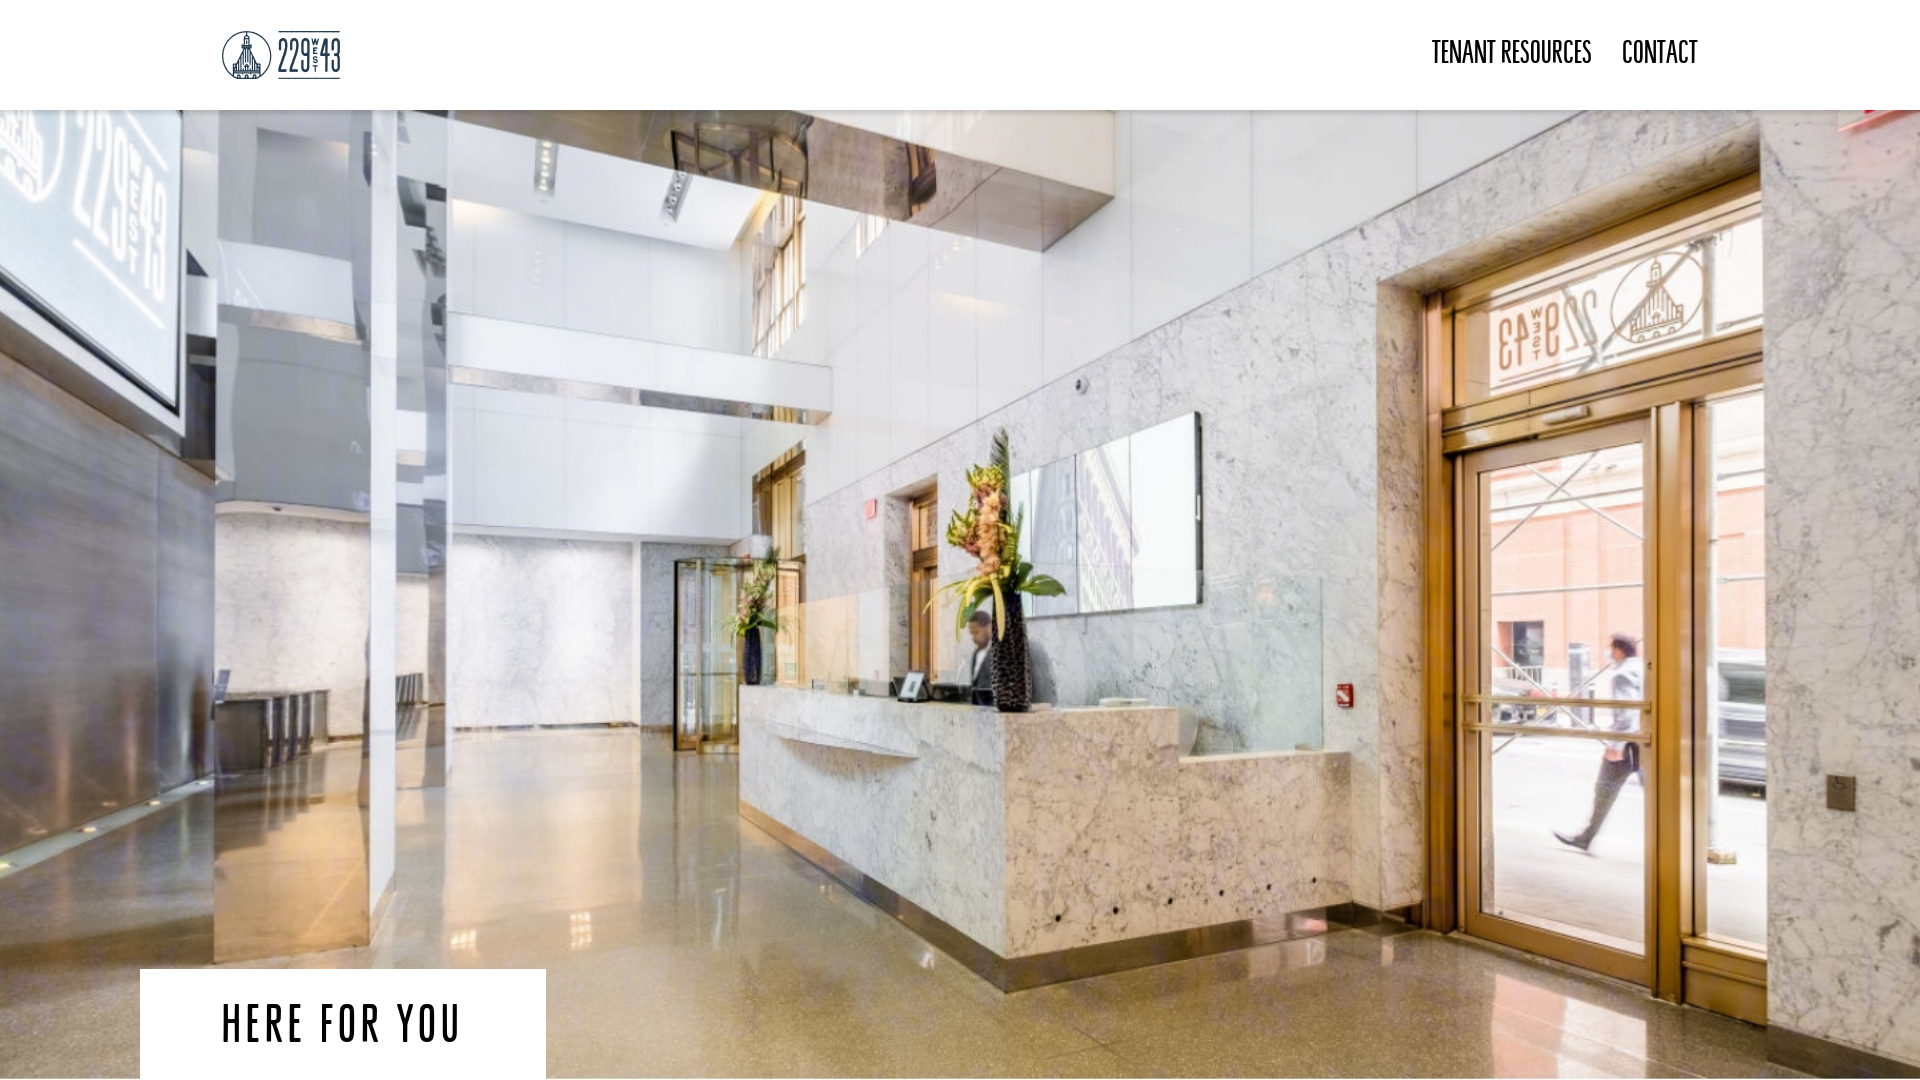 The image size is (1920, 1080). I want to click on 'TENANT RESOURCES', so click(1512, 54).